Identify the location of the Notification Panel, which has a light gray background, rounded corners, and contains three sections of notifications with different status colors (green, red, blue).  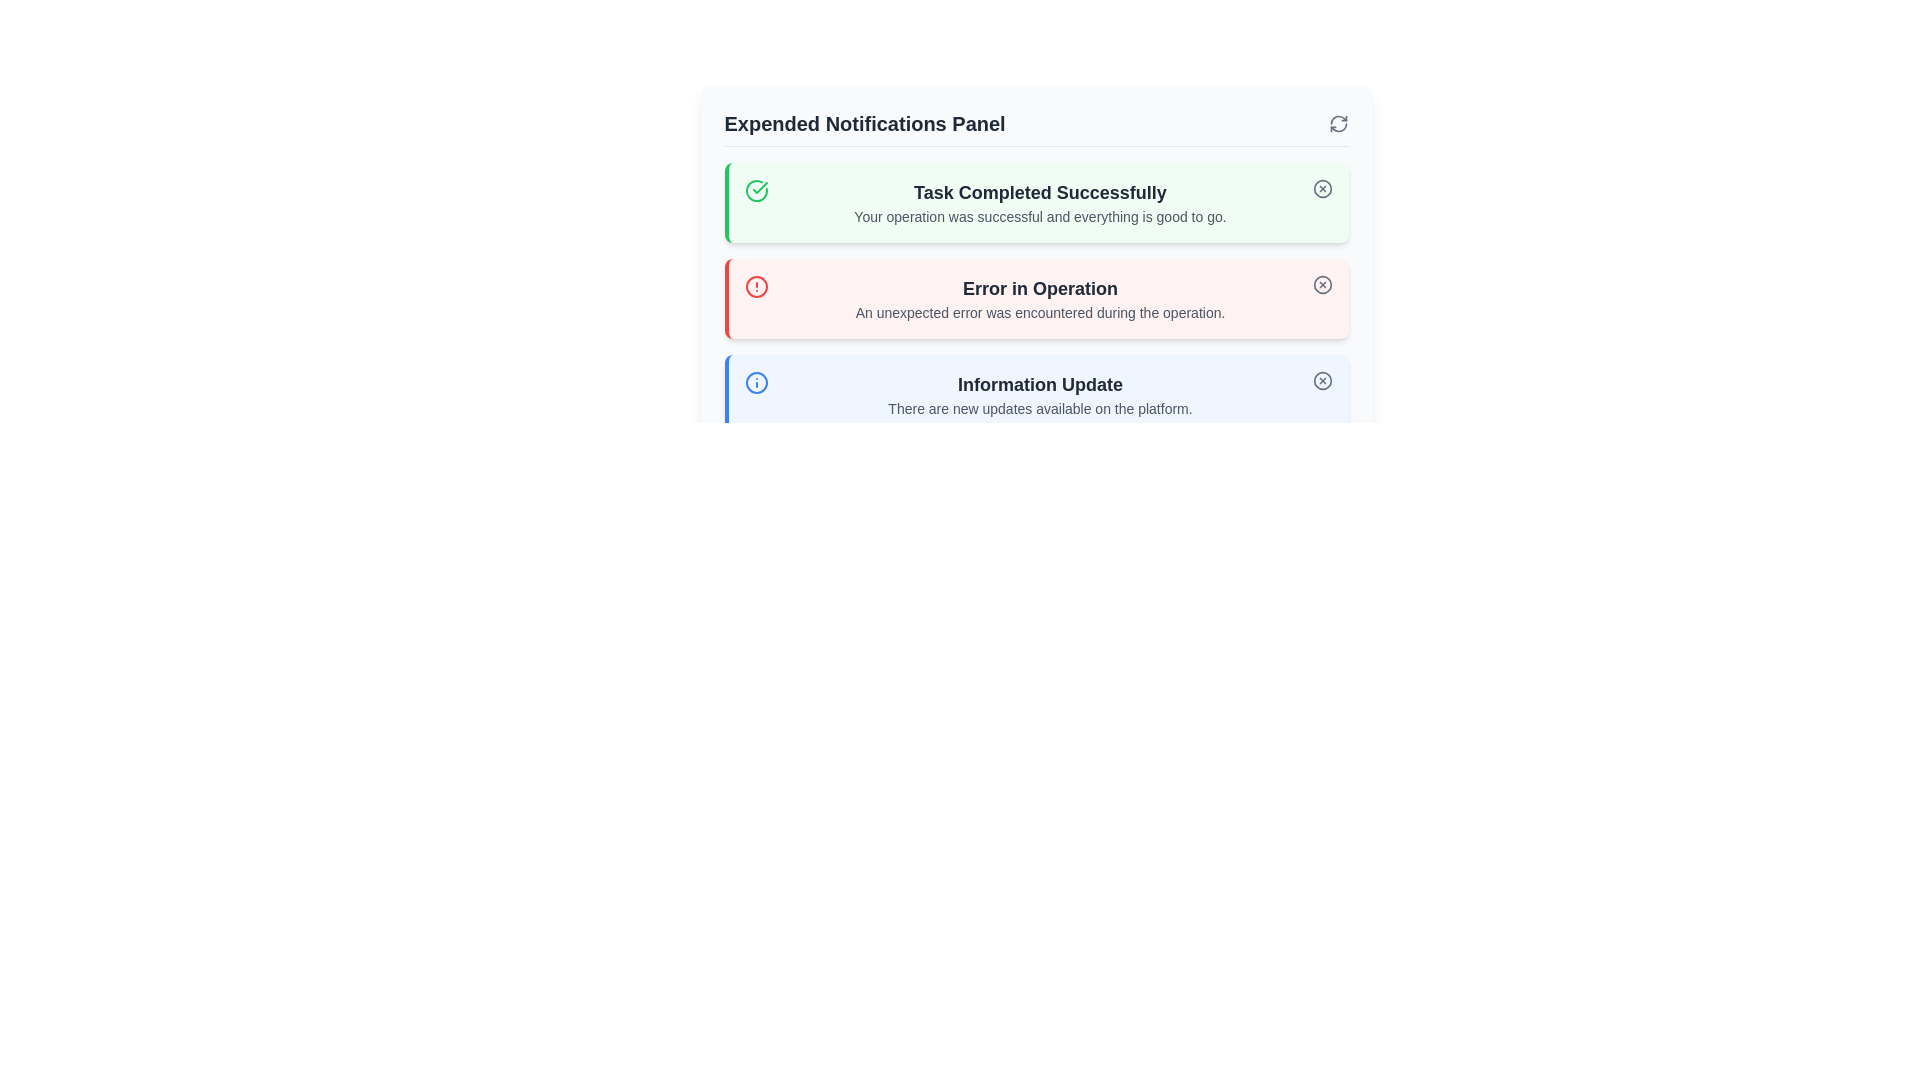
(1036, 308).